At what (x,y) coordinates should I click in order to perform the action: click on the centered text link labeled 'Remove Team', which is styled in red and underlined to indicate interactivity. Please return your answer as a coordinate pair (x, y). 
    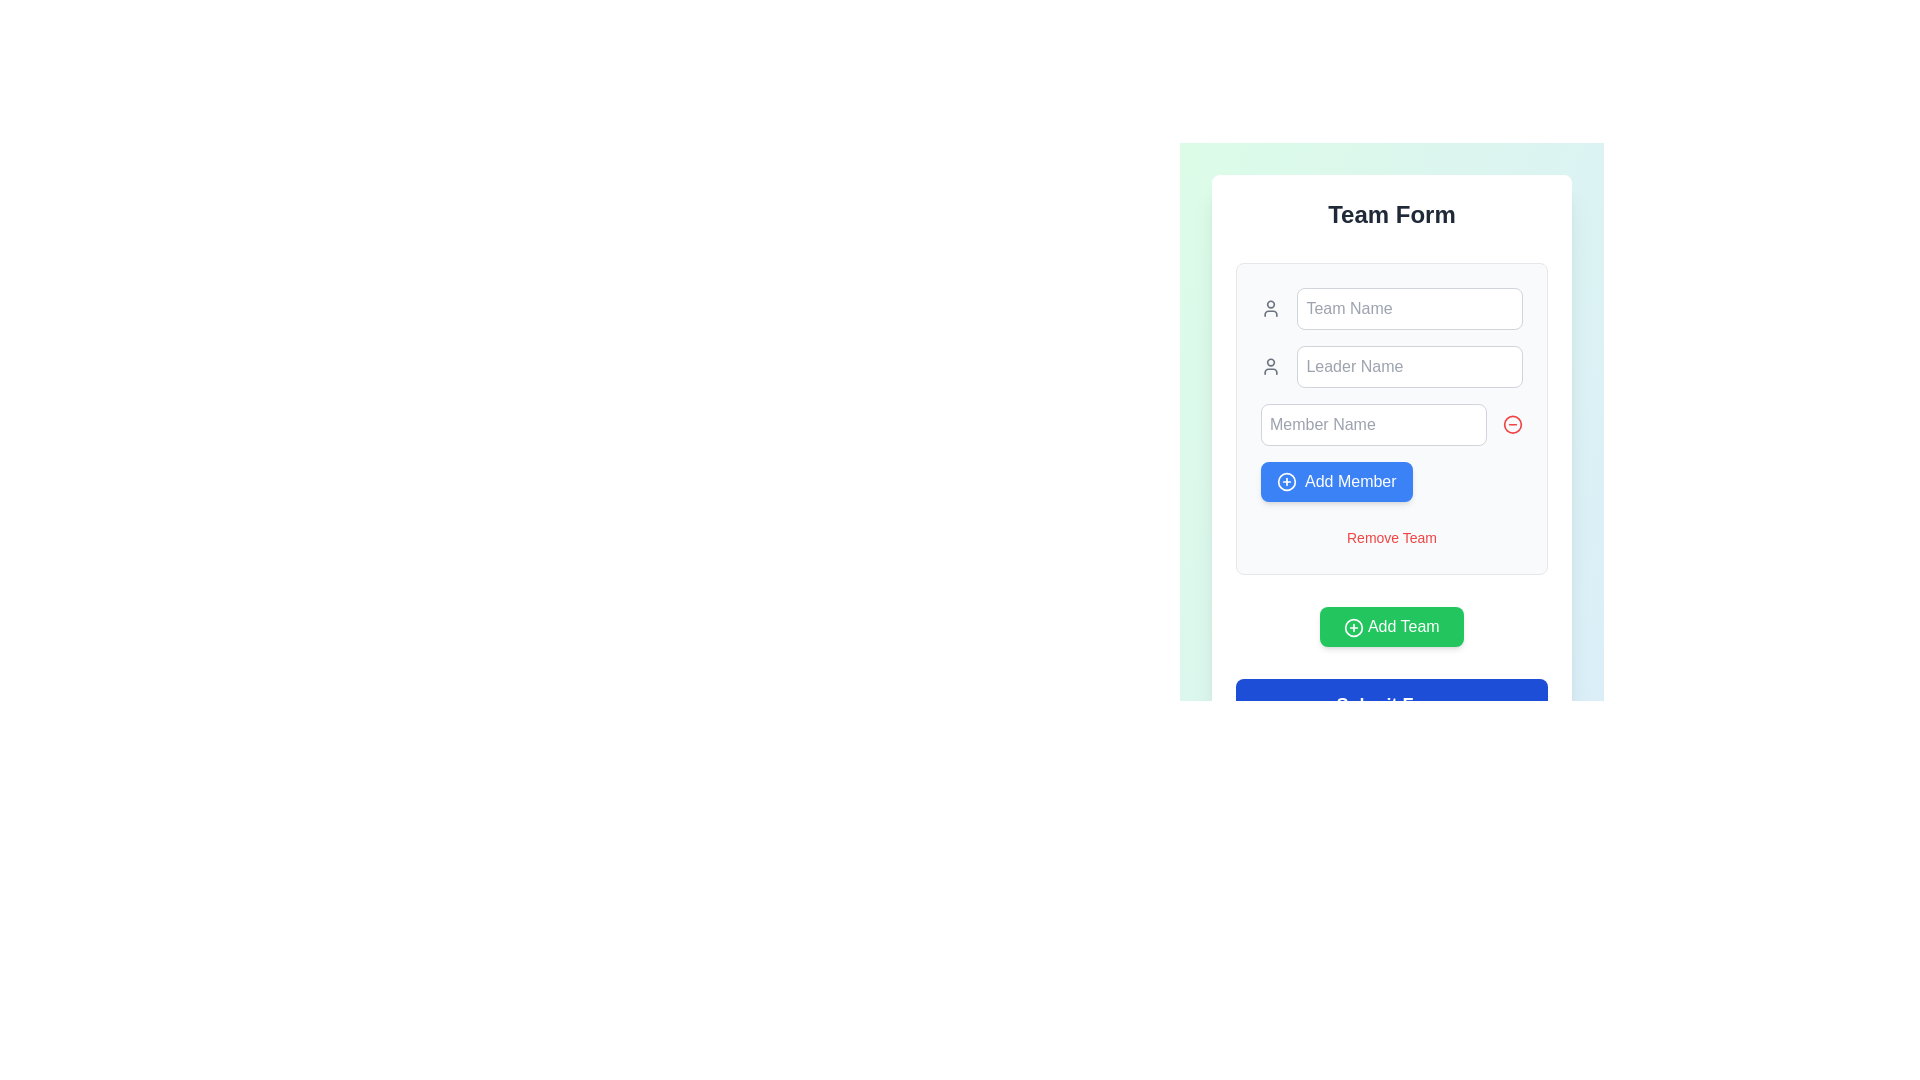
    Looking at the image, I should click on (1391, 536).